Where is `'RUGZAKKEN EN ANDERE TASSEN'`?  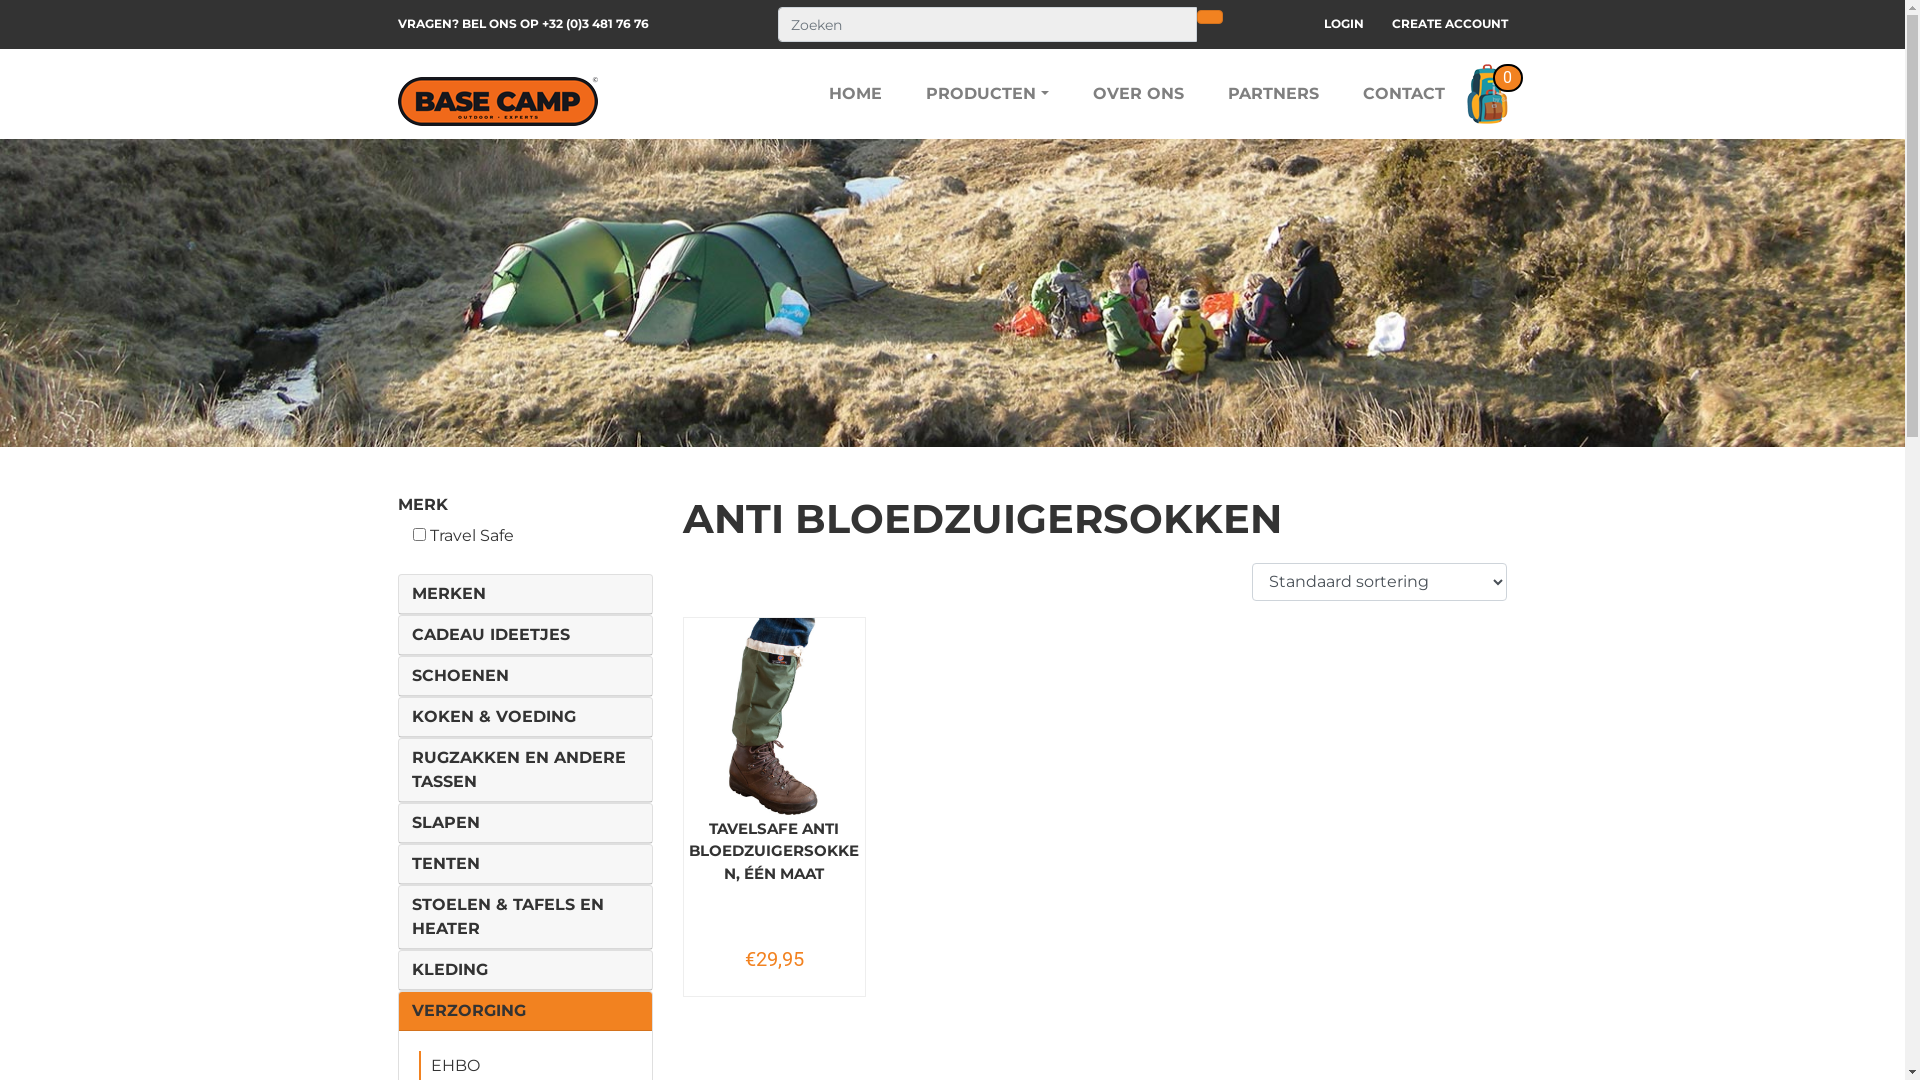
'RUGZAKKEN EN ANDERE TASSEN' is located at coordinates (524, 769).